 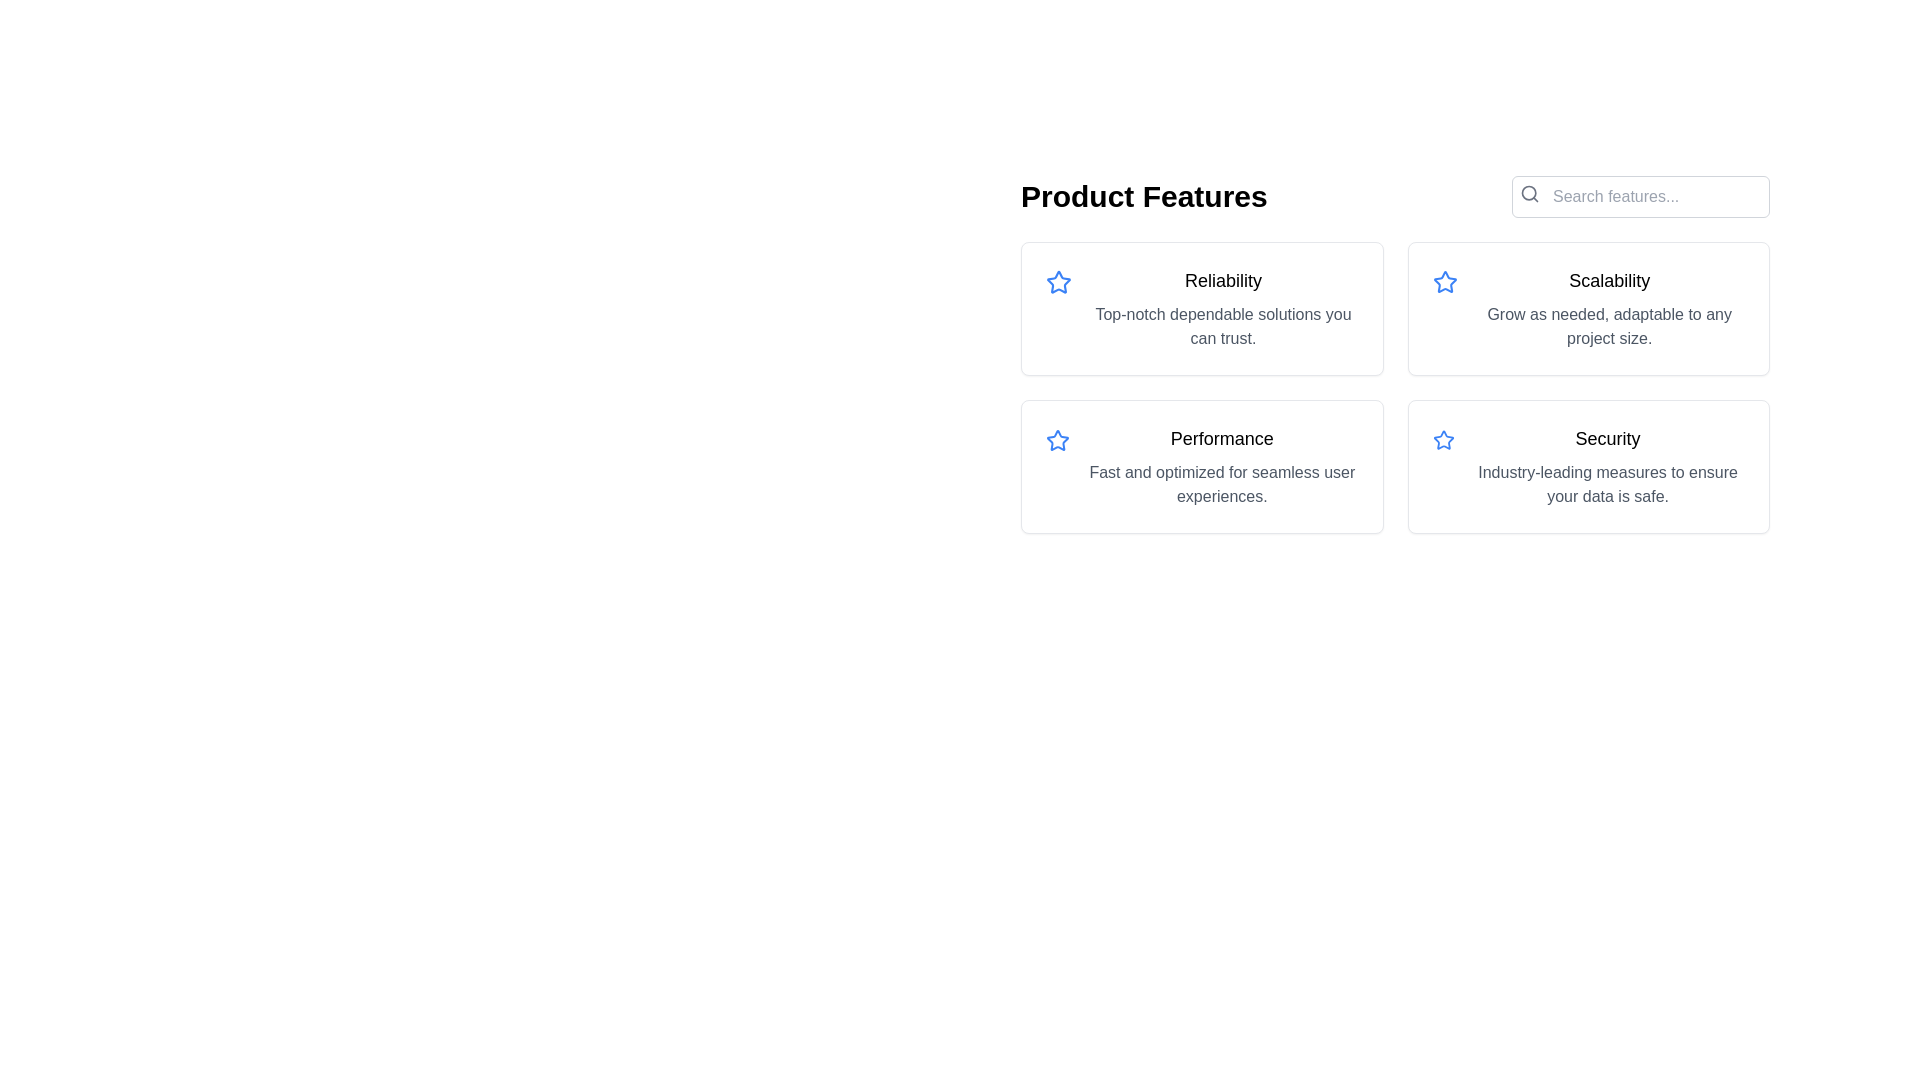 I want to click on the heading text that introduces and categorizes the content of the first rectangular card in the 'Product Features' grid, so click(x=1222, y=281).